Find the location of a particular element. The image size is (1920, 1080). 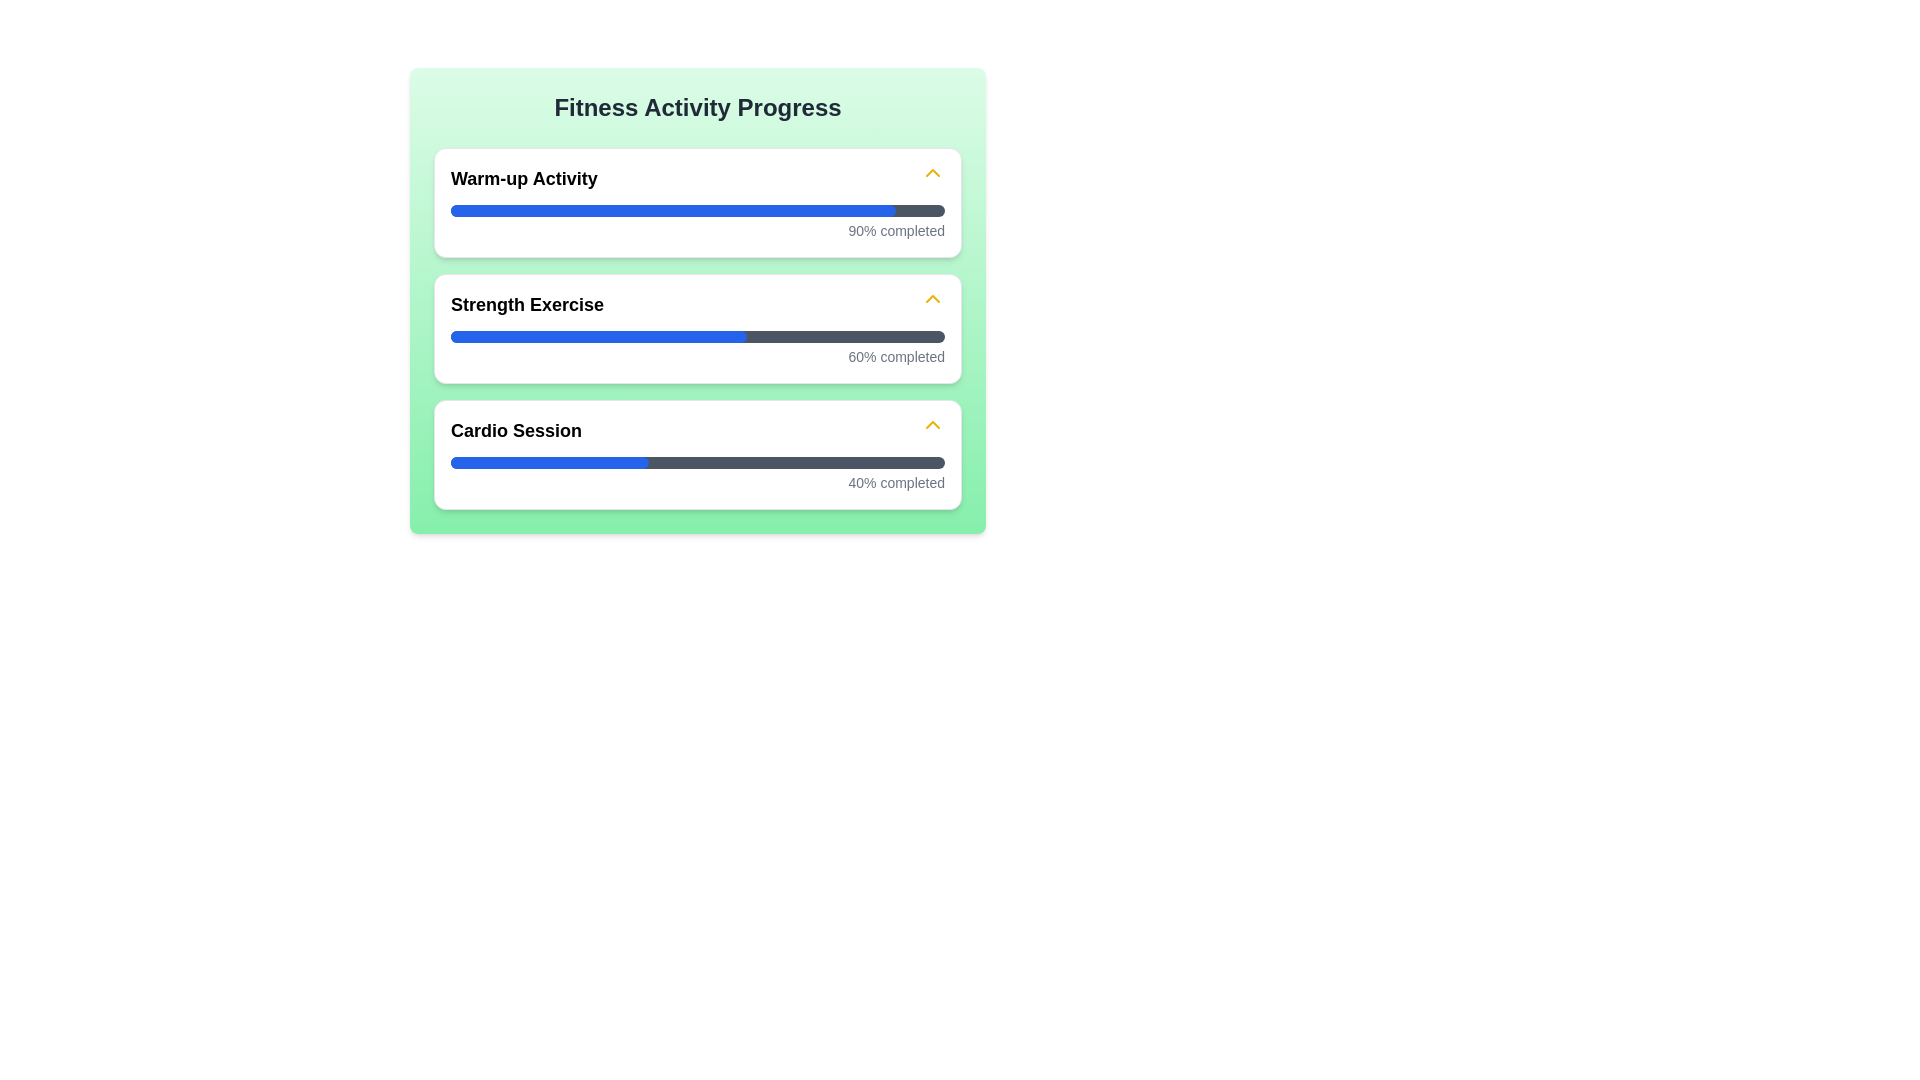

the progress bar segment representing 90% completion for the 'Warm-up Activity' section is located at coordinates (673, 211).